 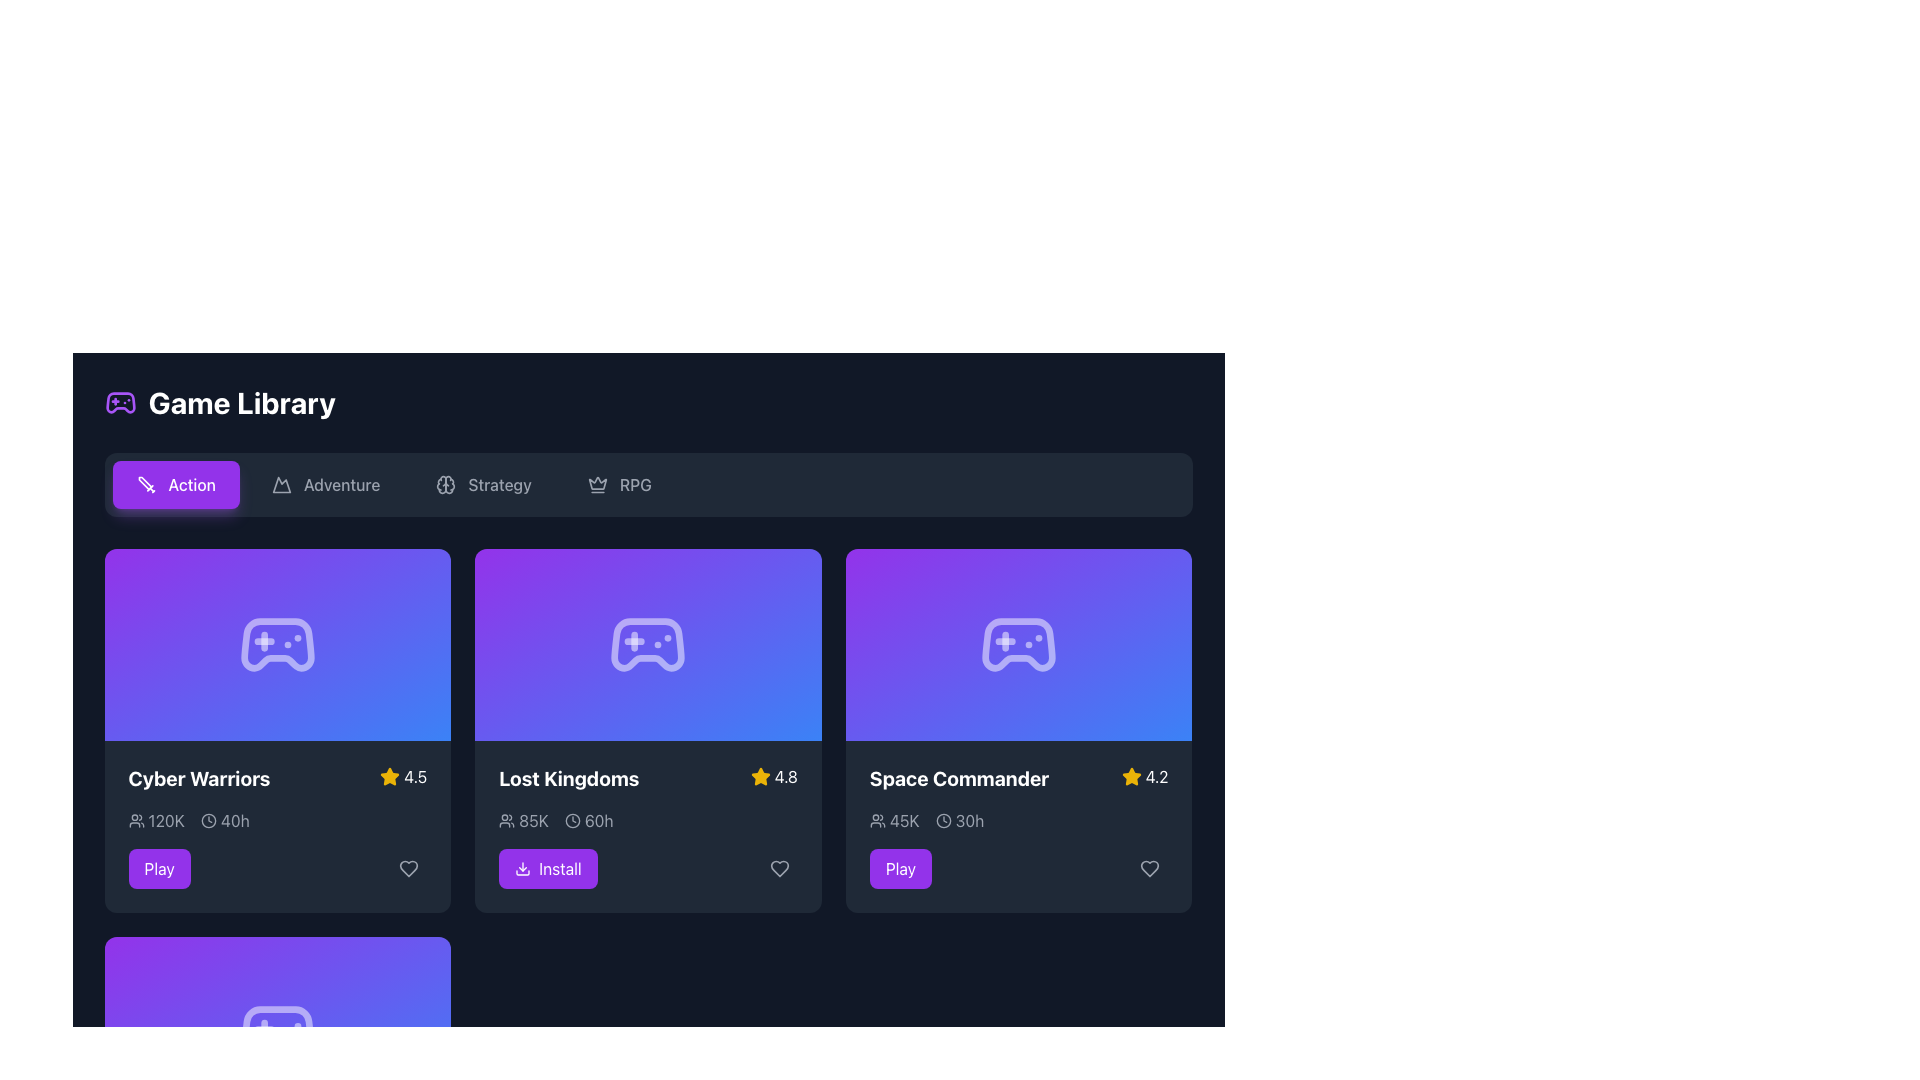 What do you see at coordinates (778, 867) in the screenshot?
I see `the heart-shaped icon at the bottom-right corner of the 'Lost Kingdoms' game card` at bounding box center [778, 867].